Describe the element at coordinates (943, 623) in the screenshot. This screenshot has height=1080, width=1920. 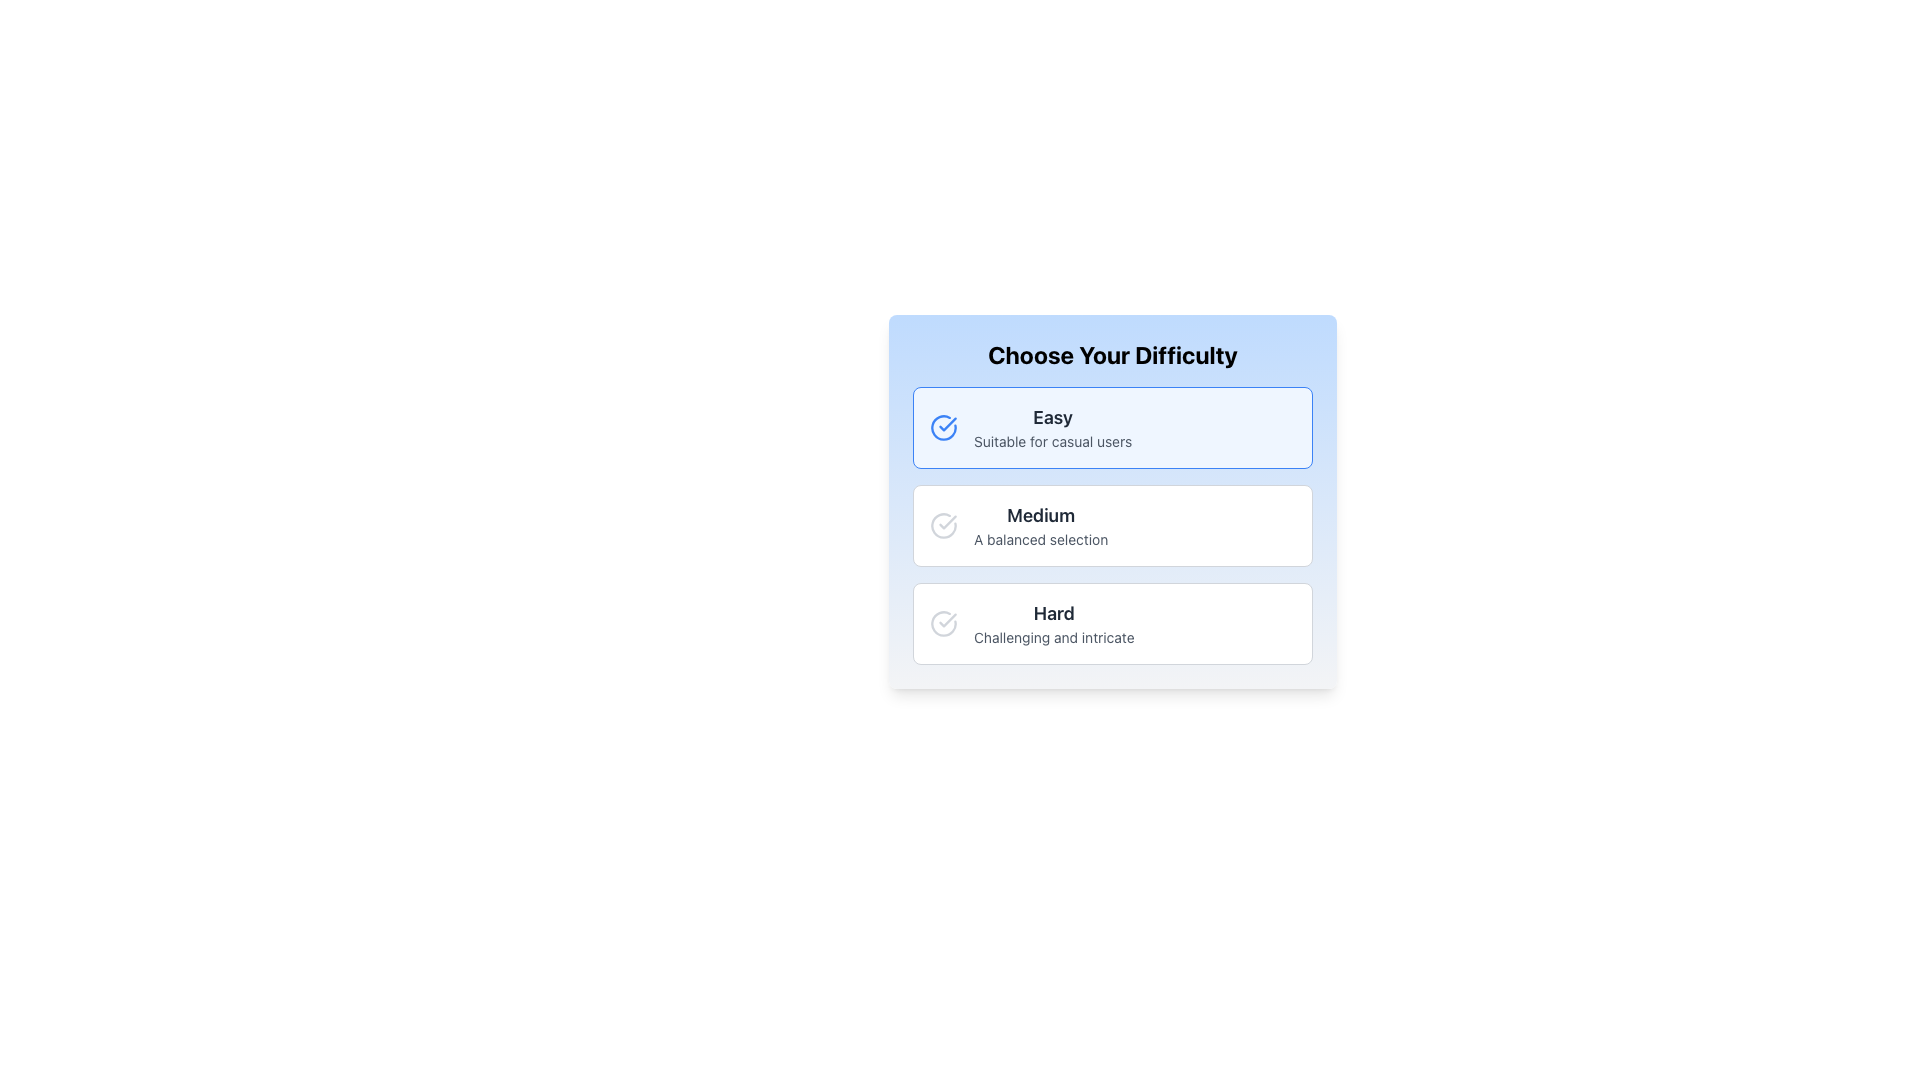
I see `the selection status icon for the 'Hard' difficulty option, located at the left side of the 'Hard' difficulty title` at that location.